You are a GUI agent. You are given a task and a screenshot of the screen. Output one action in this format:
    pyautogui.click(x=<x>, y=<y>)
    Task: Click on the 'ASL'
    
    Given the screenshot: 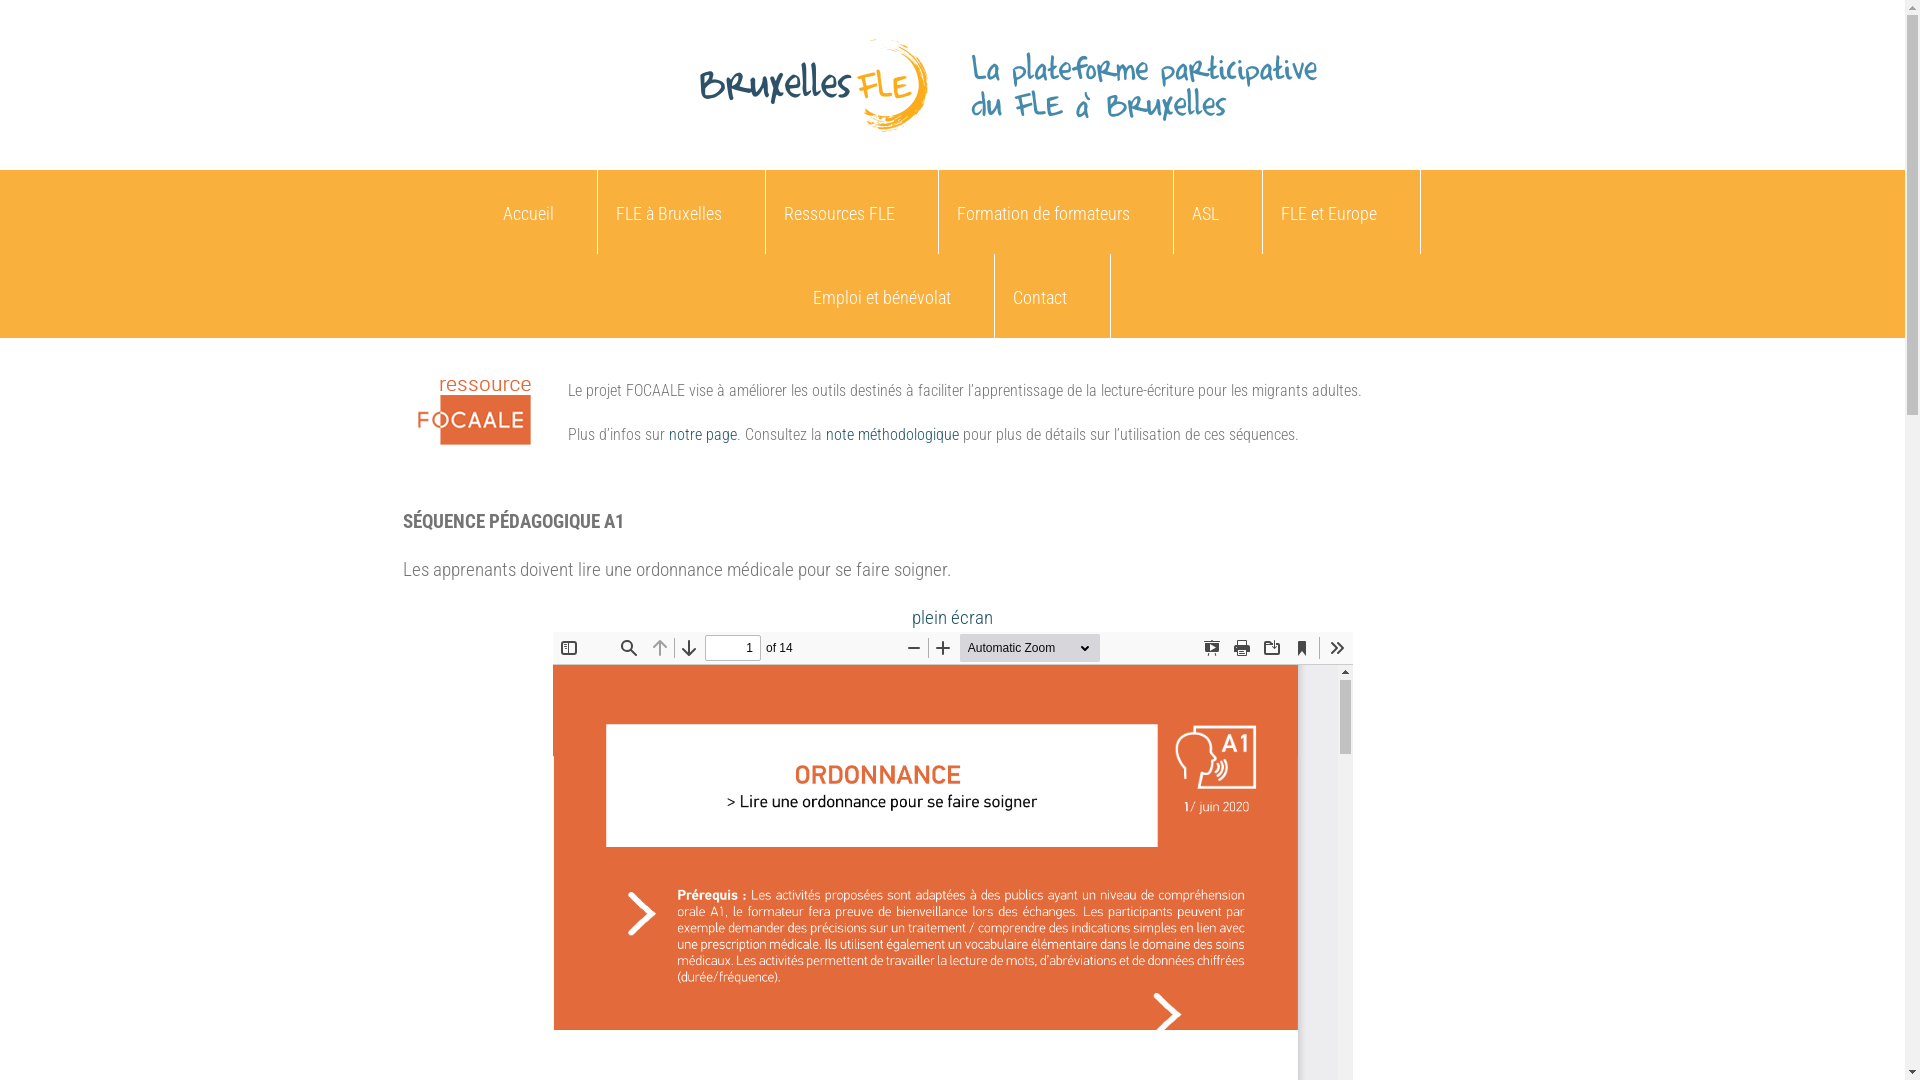 What is the action you would take?
    pyautogui.click(x=1174, y=212)
    